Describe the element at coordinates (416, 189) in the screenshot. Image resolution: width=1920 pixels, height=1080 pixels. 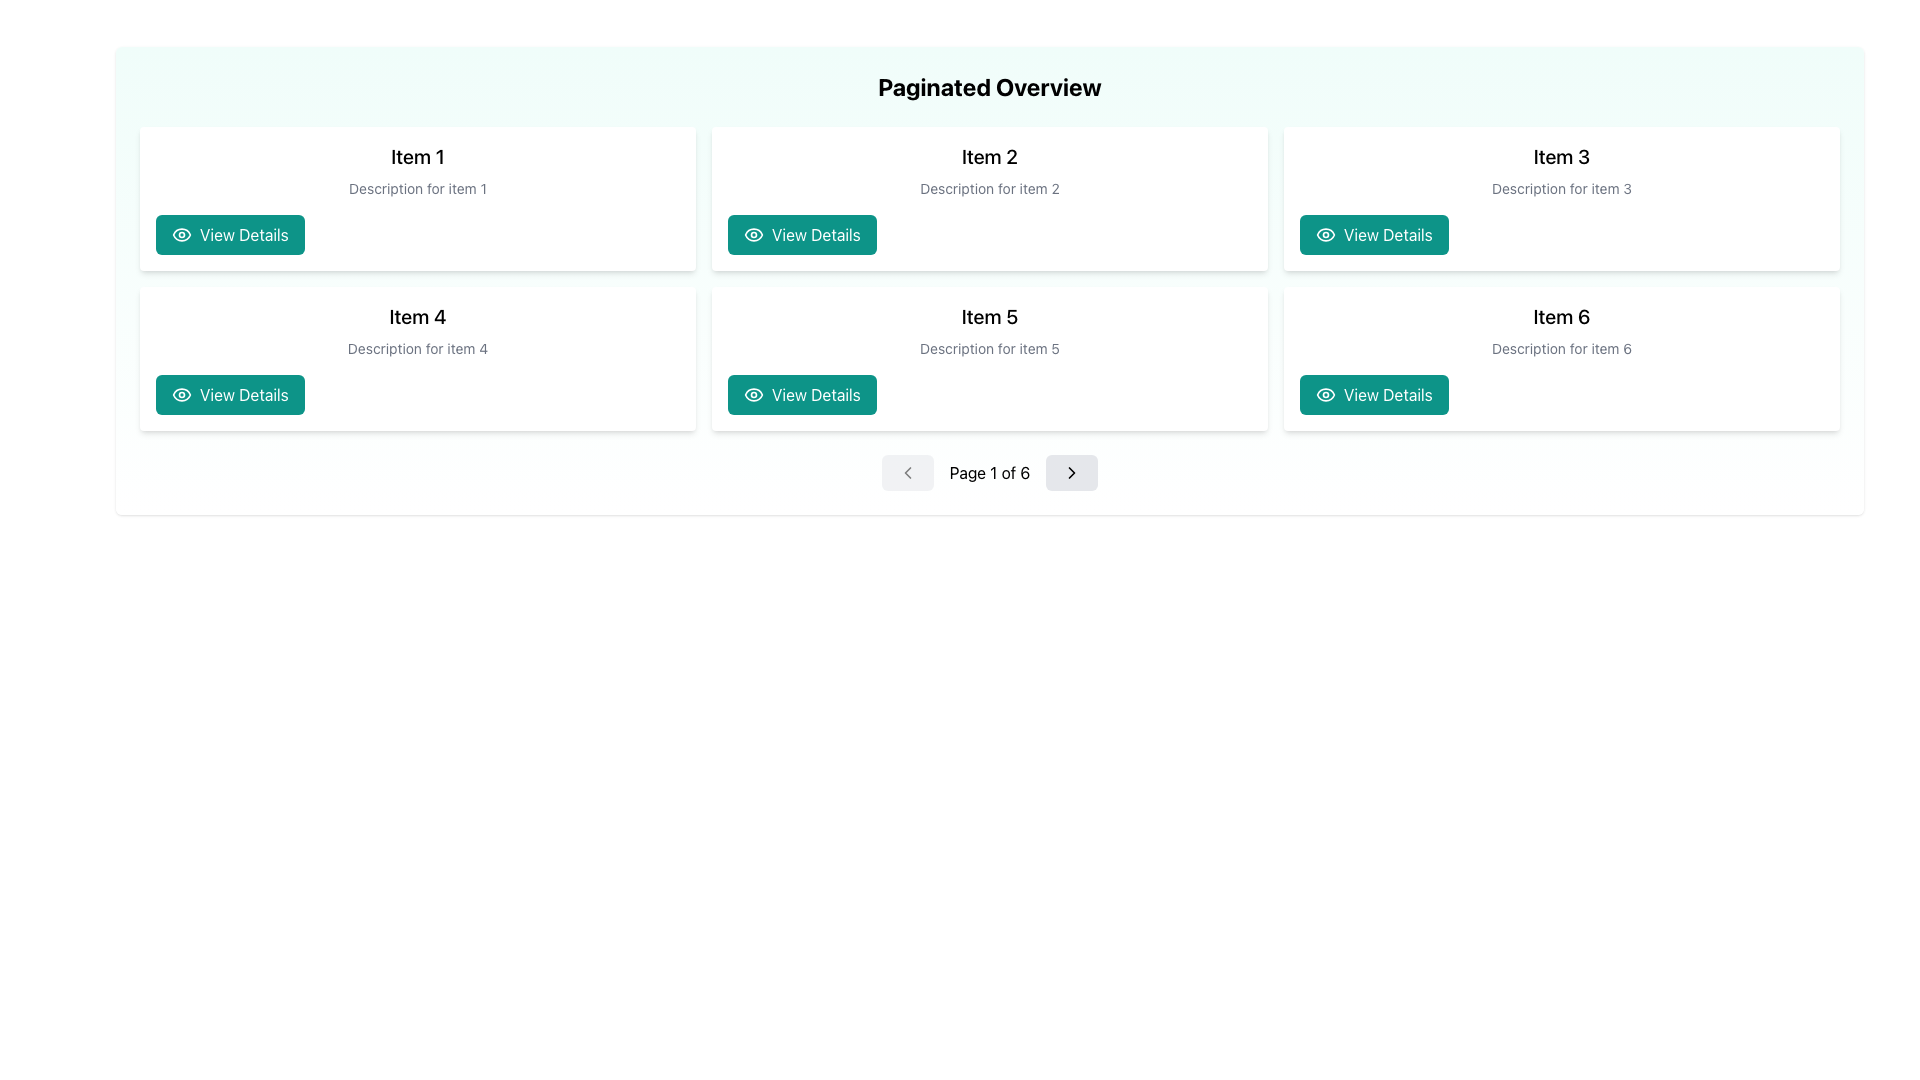
I see `the static text that provides descriptive information related to the 'Item 1' card, which is located centrally within the top-left card of a grid layout` at that location.